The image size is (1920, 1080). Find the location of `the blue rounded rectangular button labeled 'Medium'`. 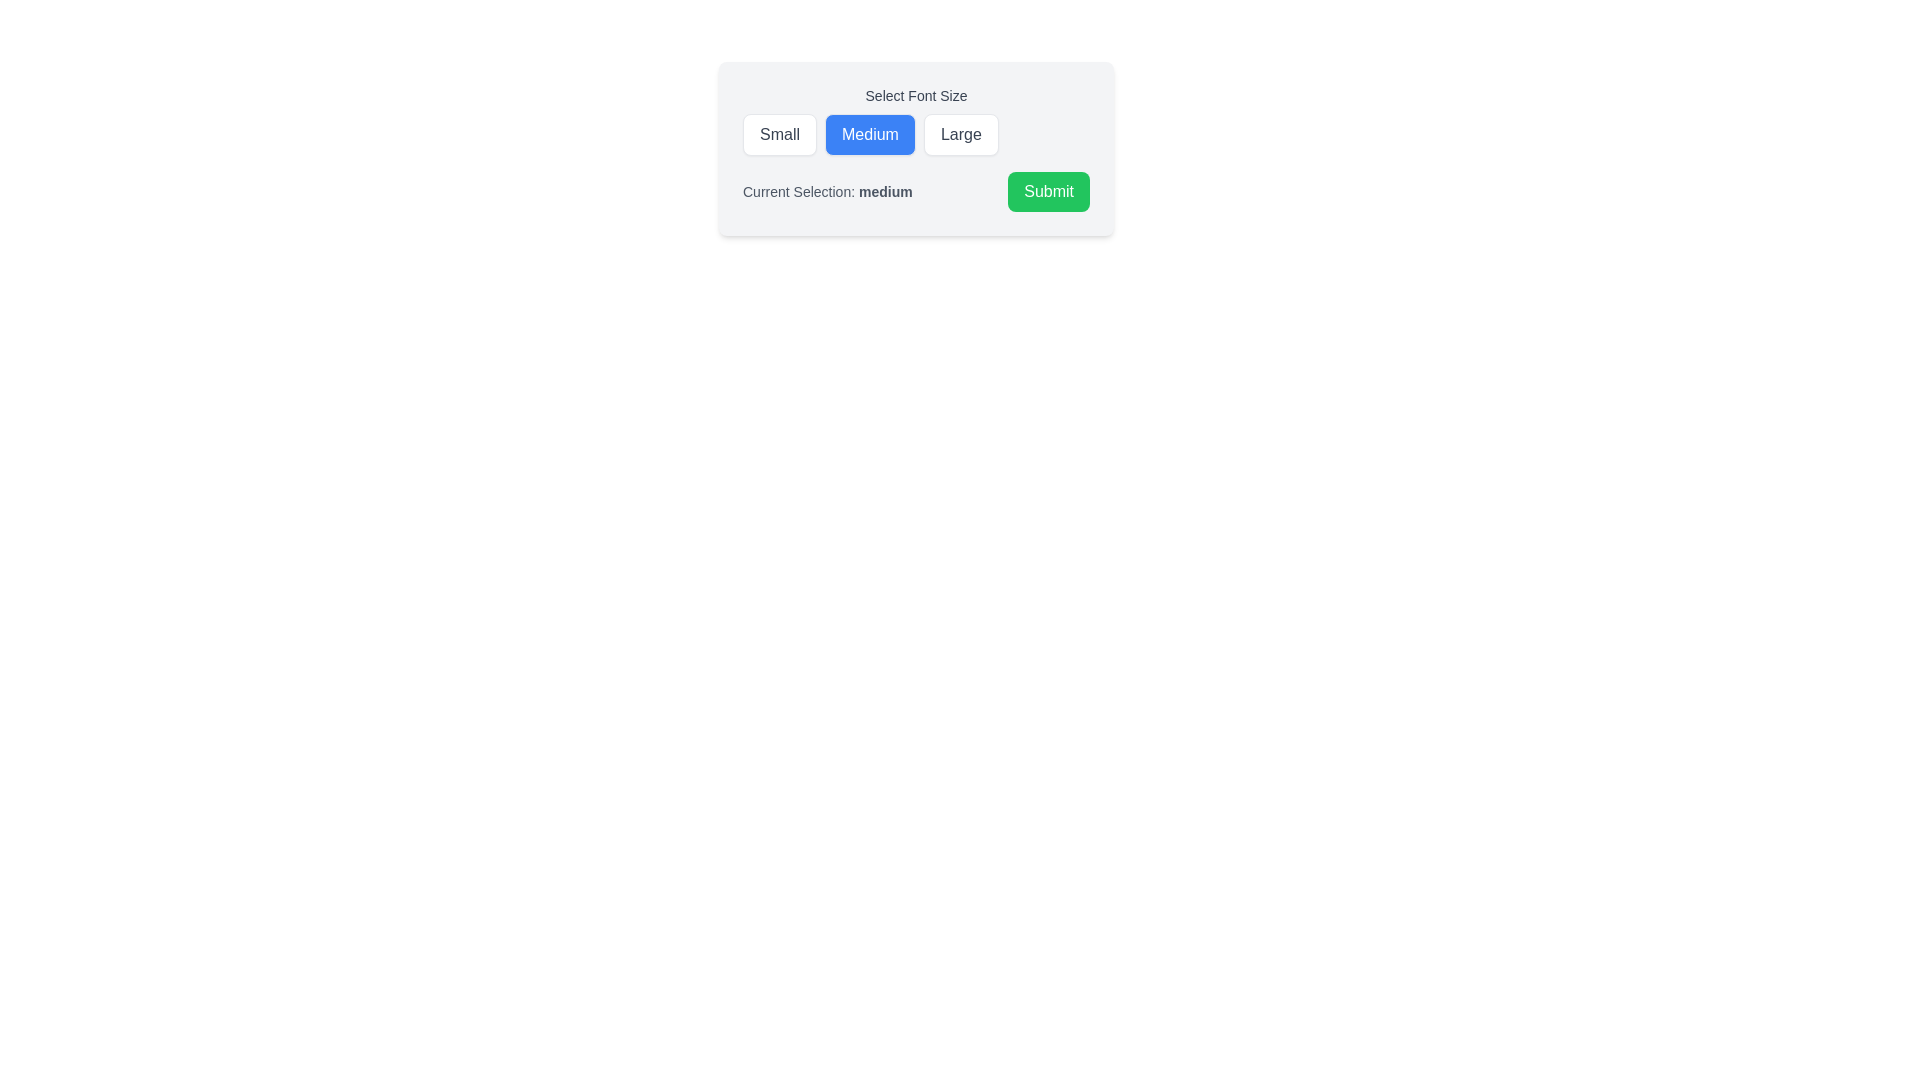

the blue rounded rectangular button labeled 'Medium' is located at coordinates (915, 148).